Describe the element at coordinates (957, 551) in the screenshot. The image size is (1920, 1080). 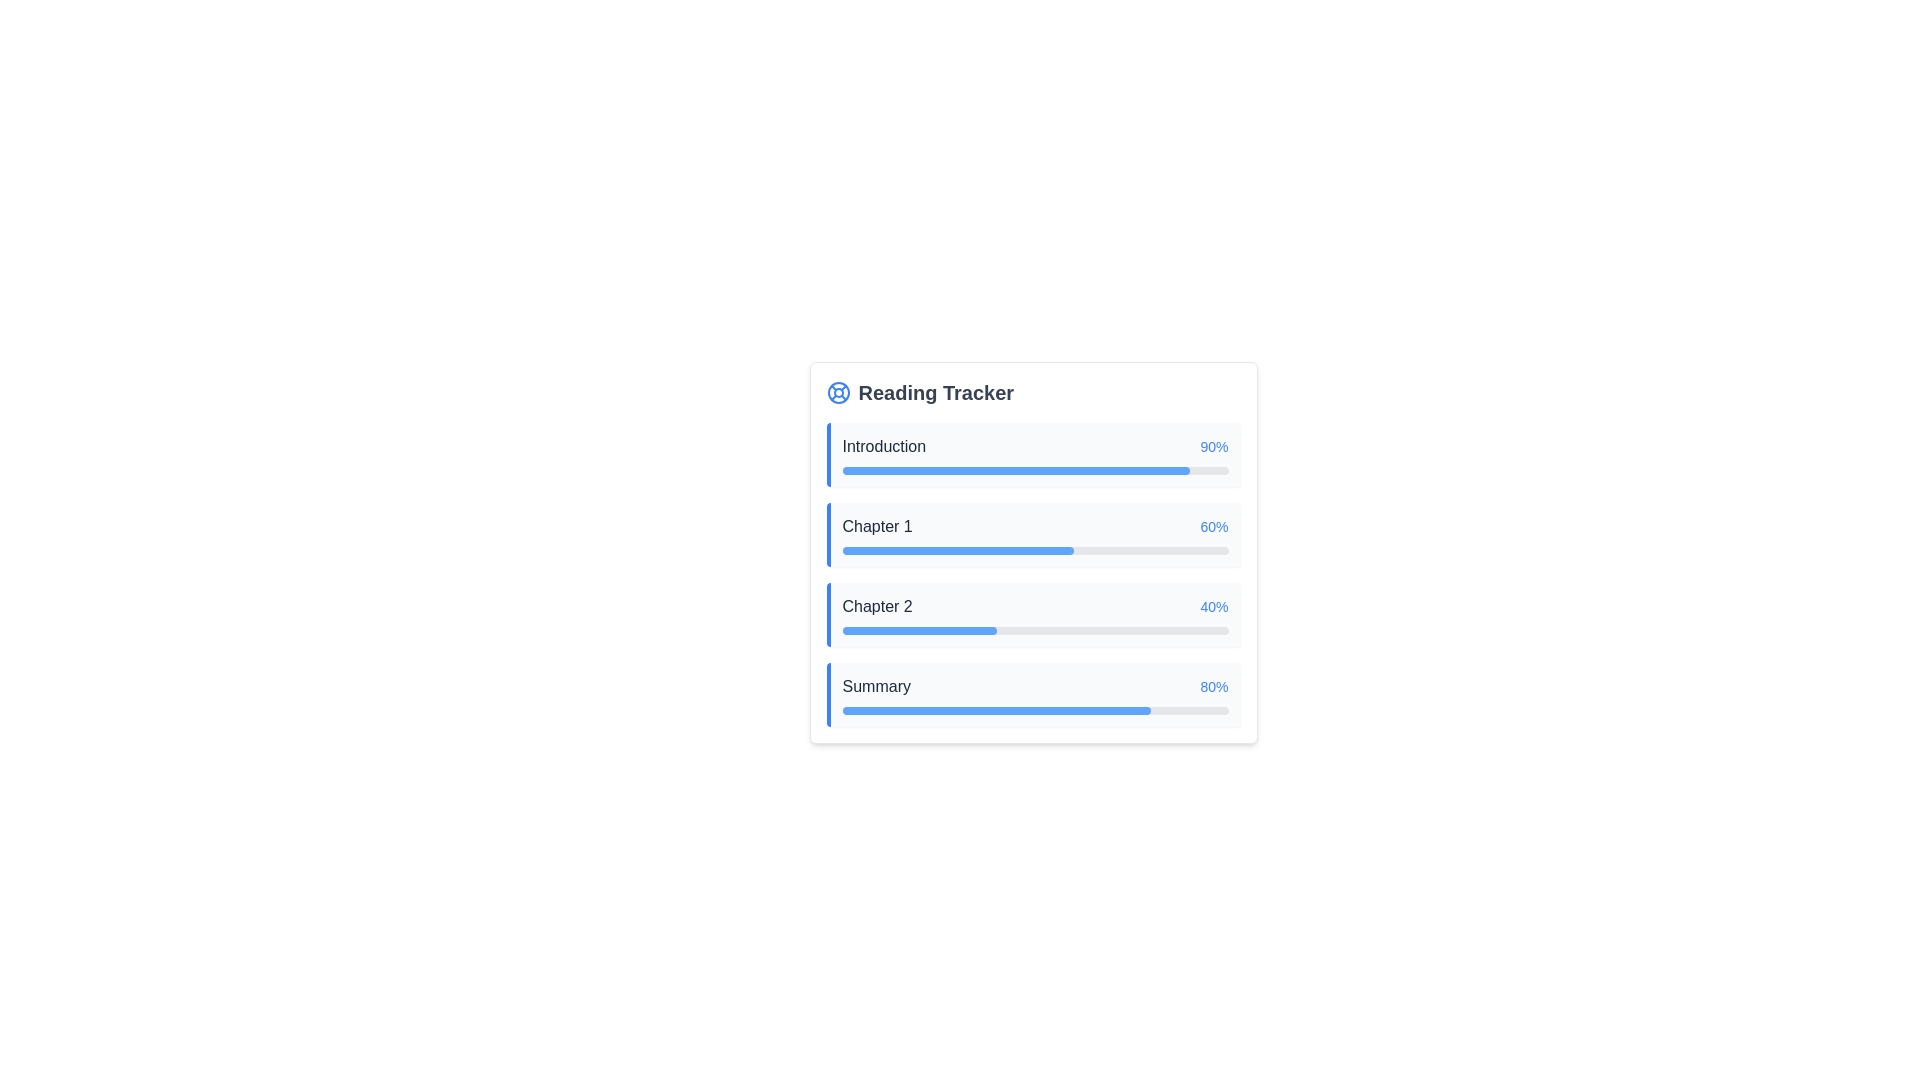
I see `the filled portion of the progress bar representing 'Chapter 1' in the tracker widget` at that location.